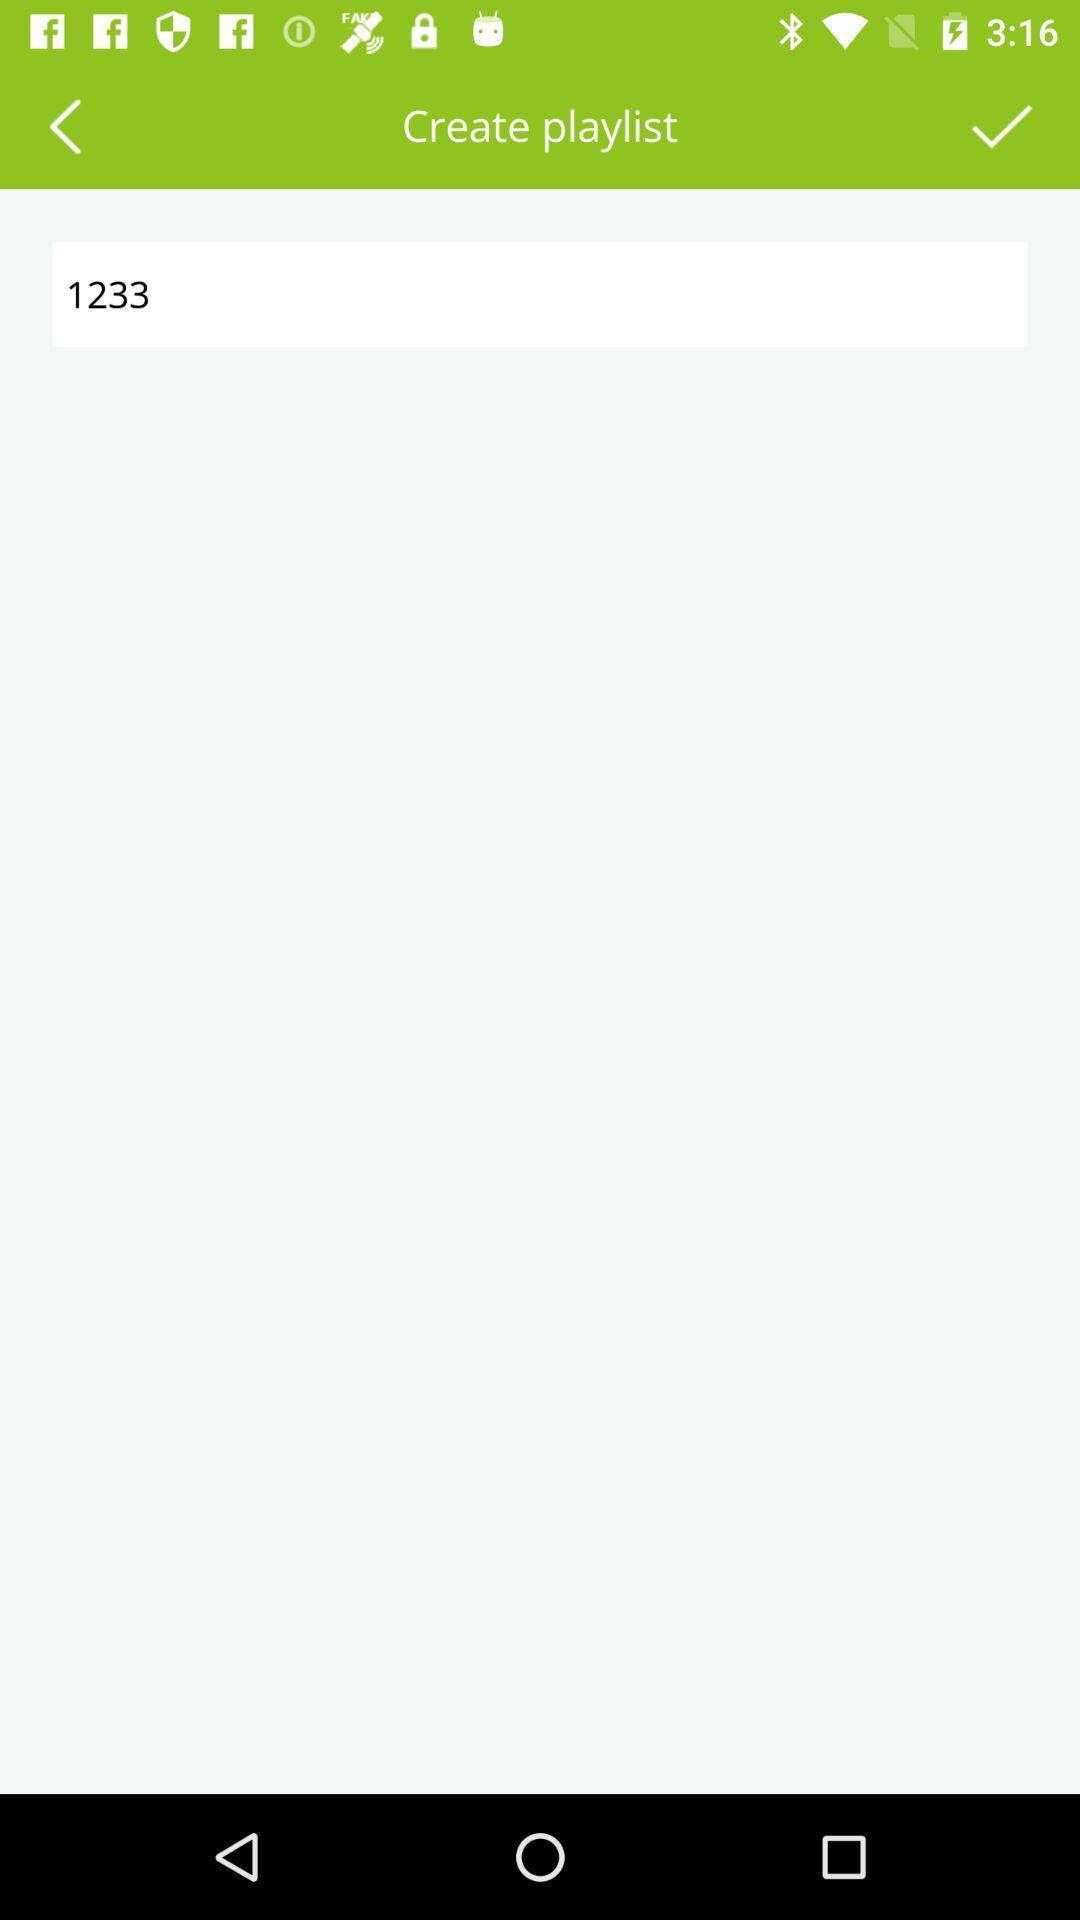 This screenshot has width=1080, height=1920. I want to click on save, so click(1002, 124).